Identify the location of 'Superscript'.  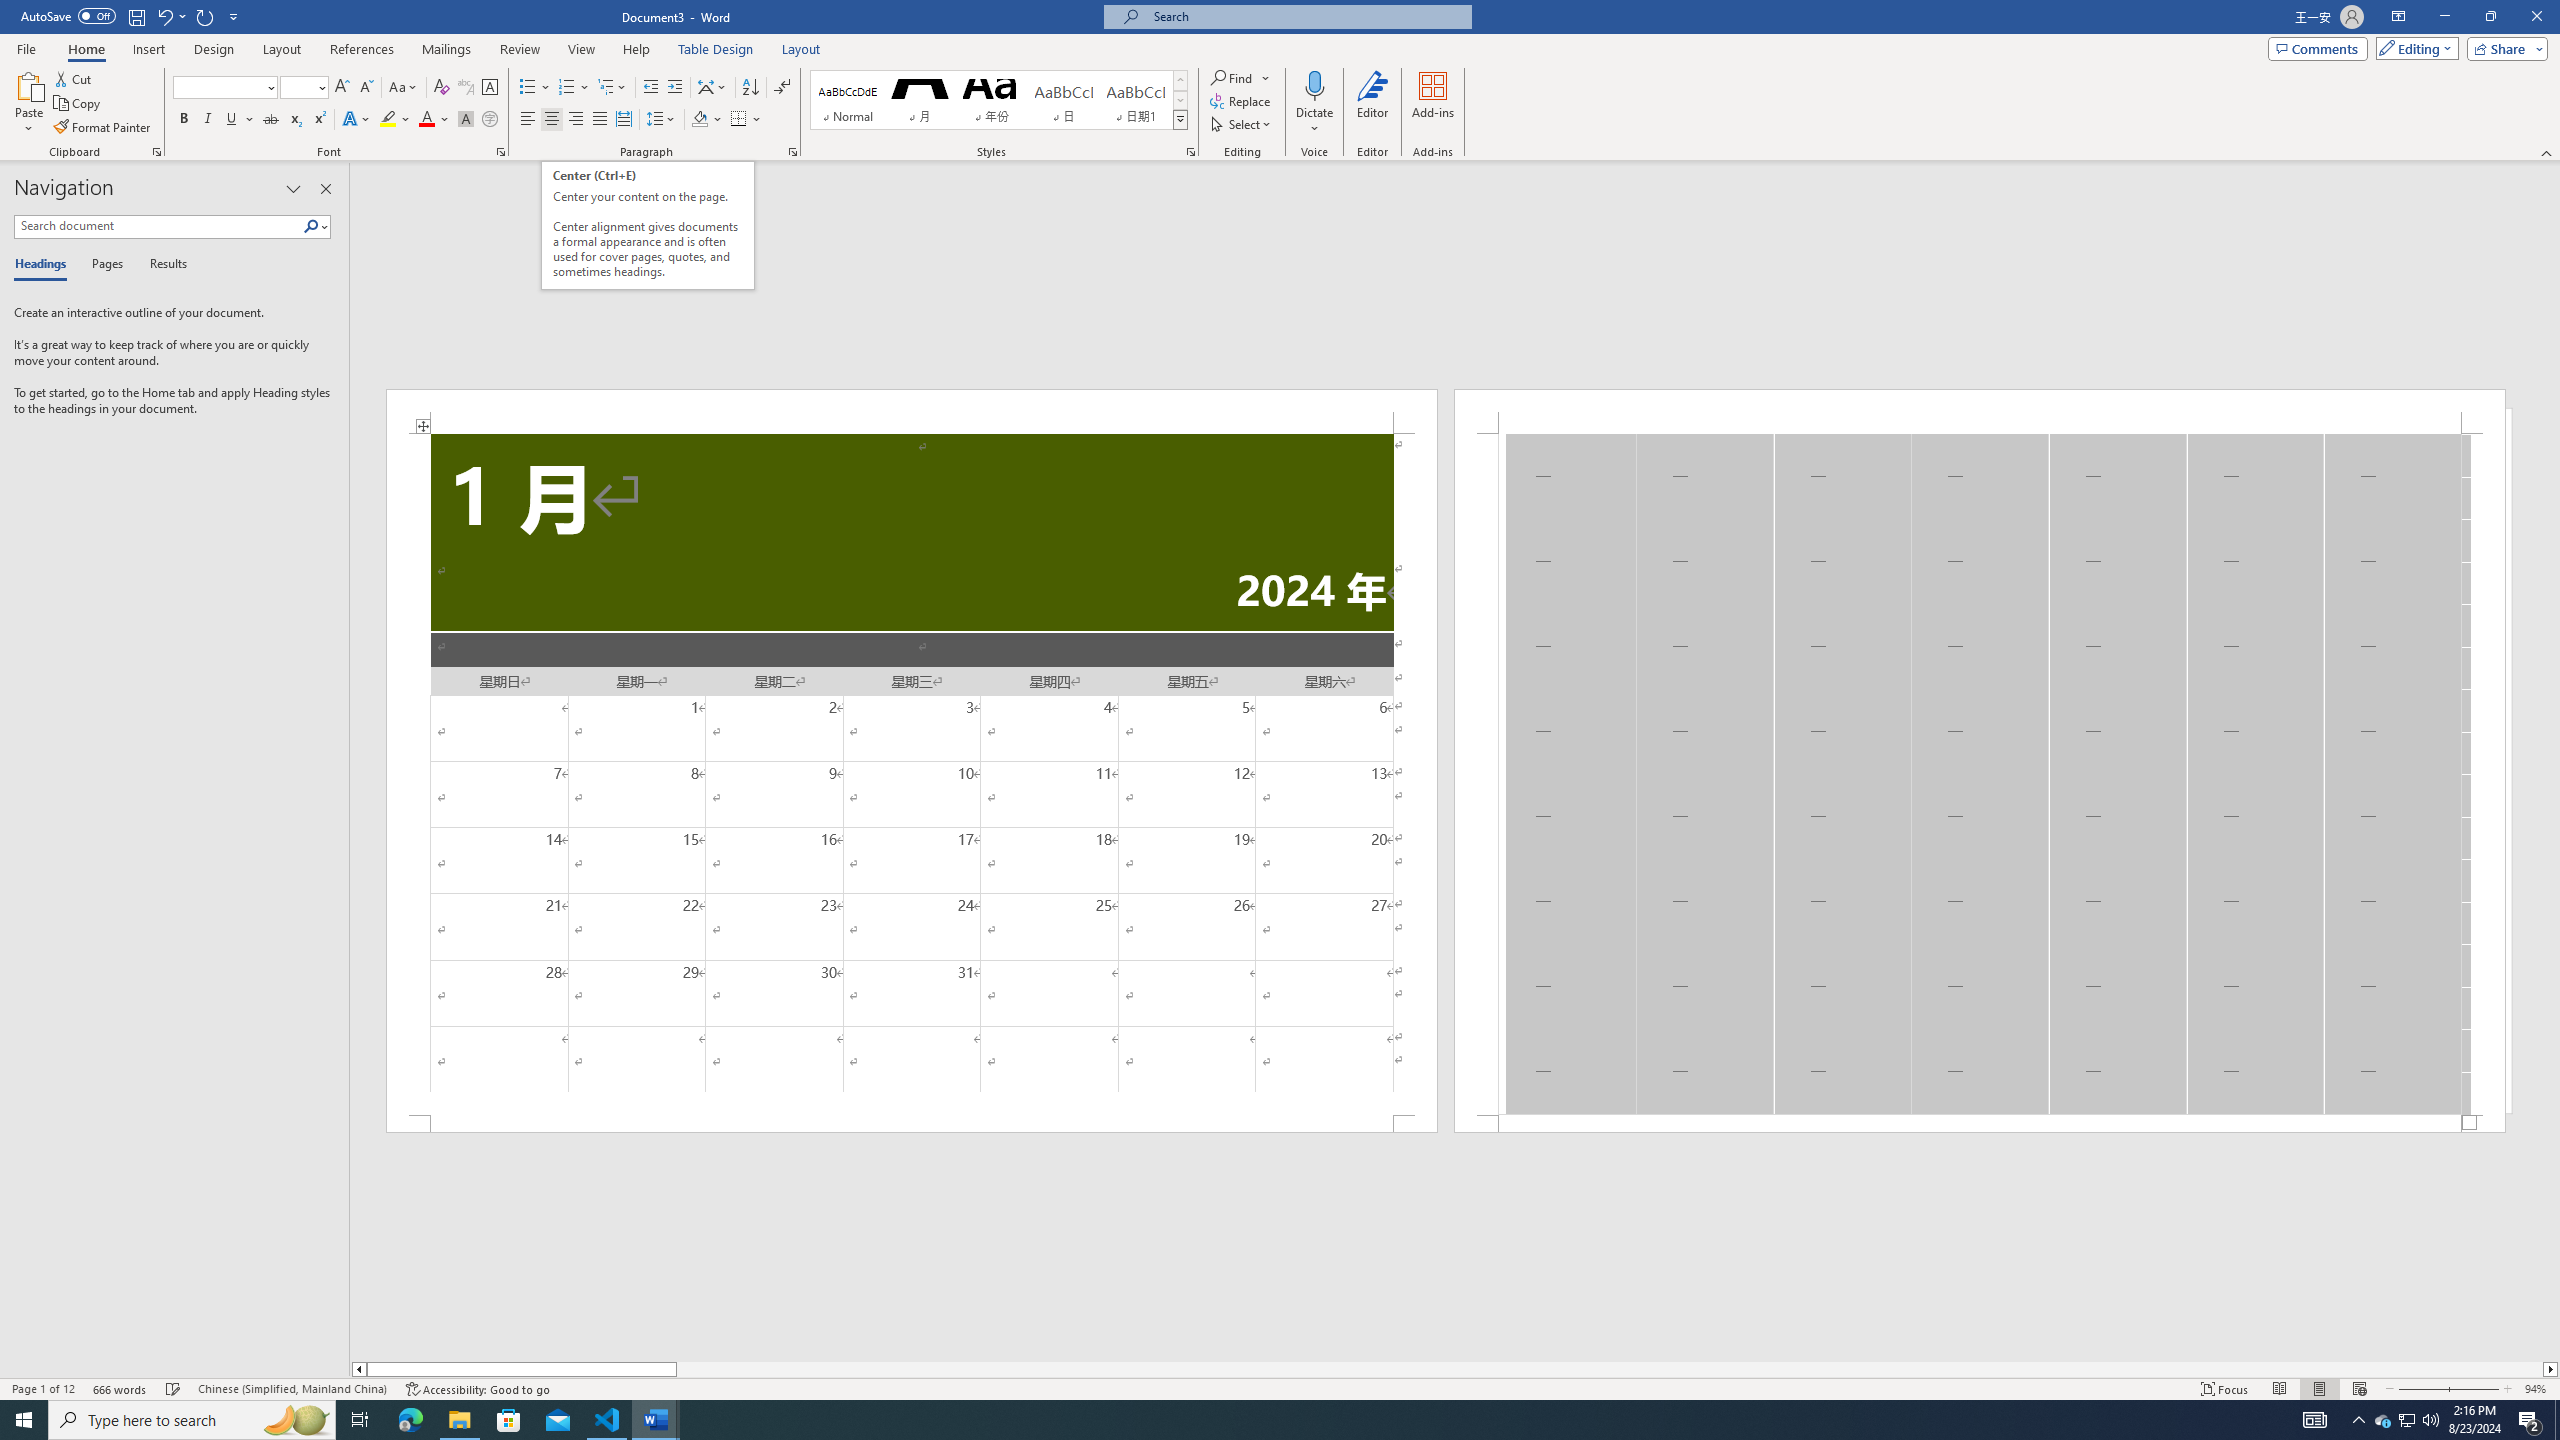
(317, 118).